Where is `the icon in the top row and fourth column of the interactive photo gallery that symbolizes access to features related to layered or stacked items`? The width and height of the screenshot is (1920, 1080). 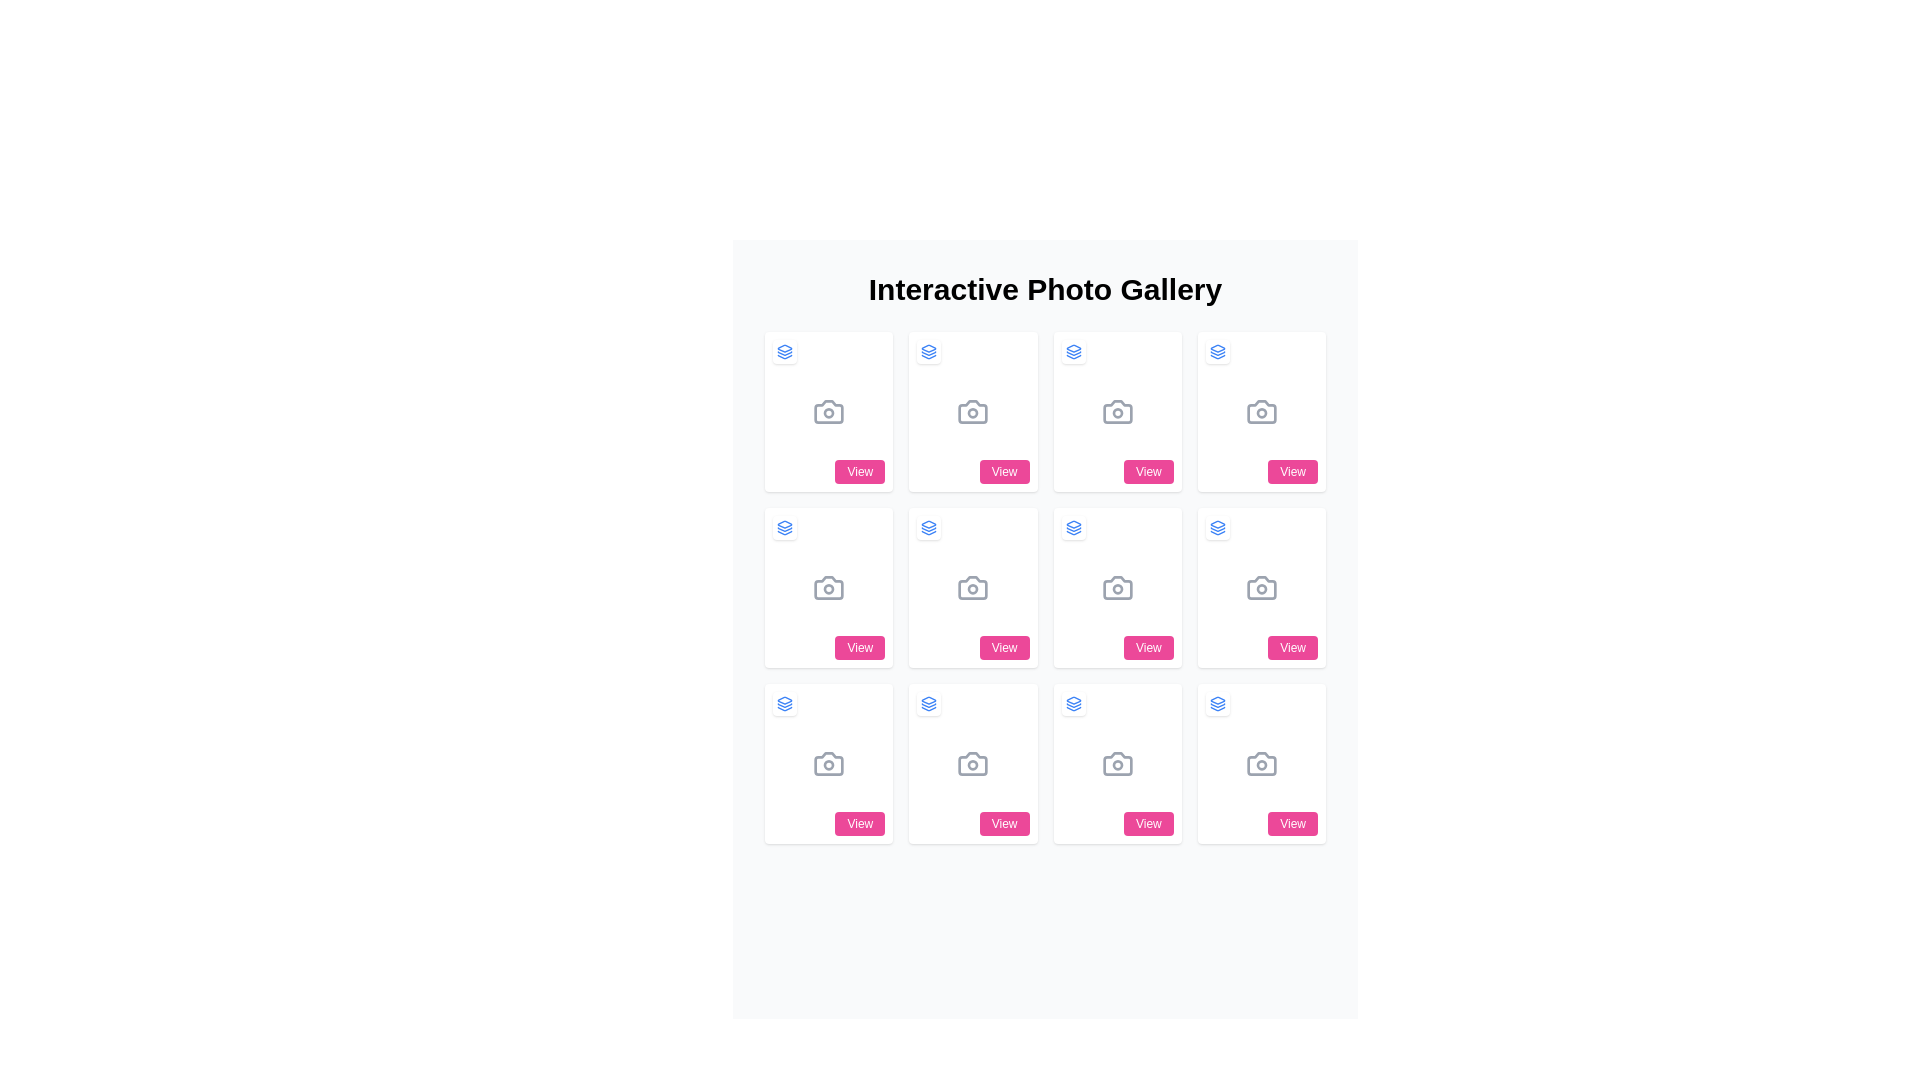
the icon in the top row and fourth column of the interactive photo gallery that symbolizes access to features related to layered or stacked items is located at coordinates (1216, 350).